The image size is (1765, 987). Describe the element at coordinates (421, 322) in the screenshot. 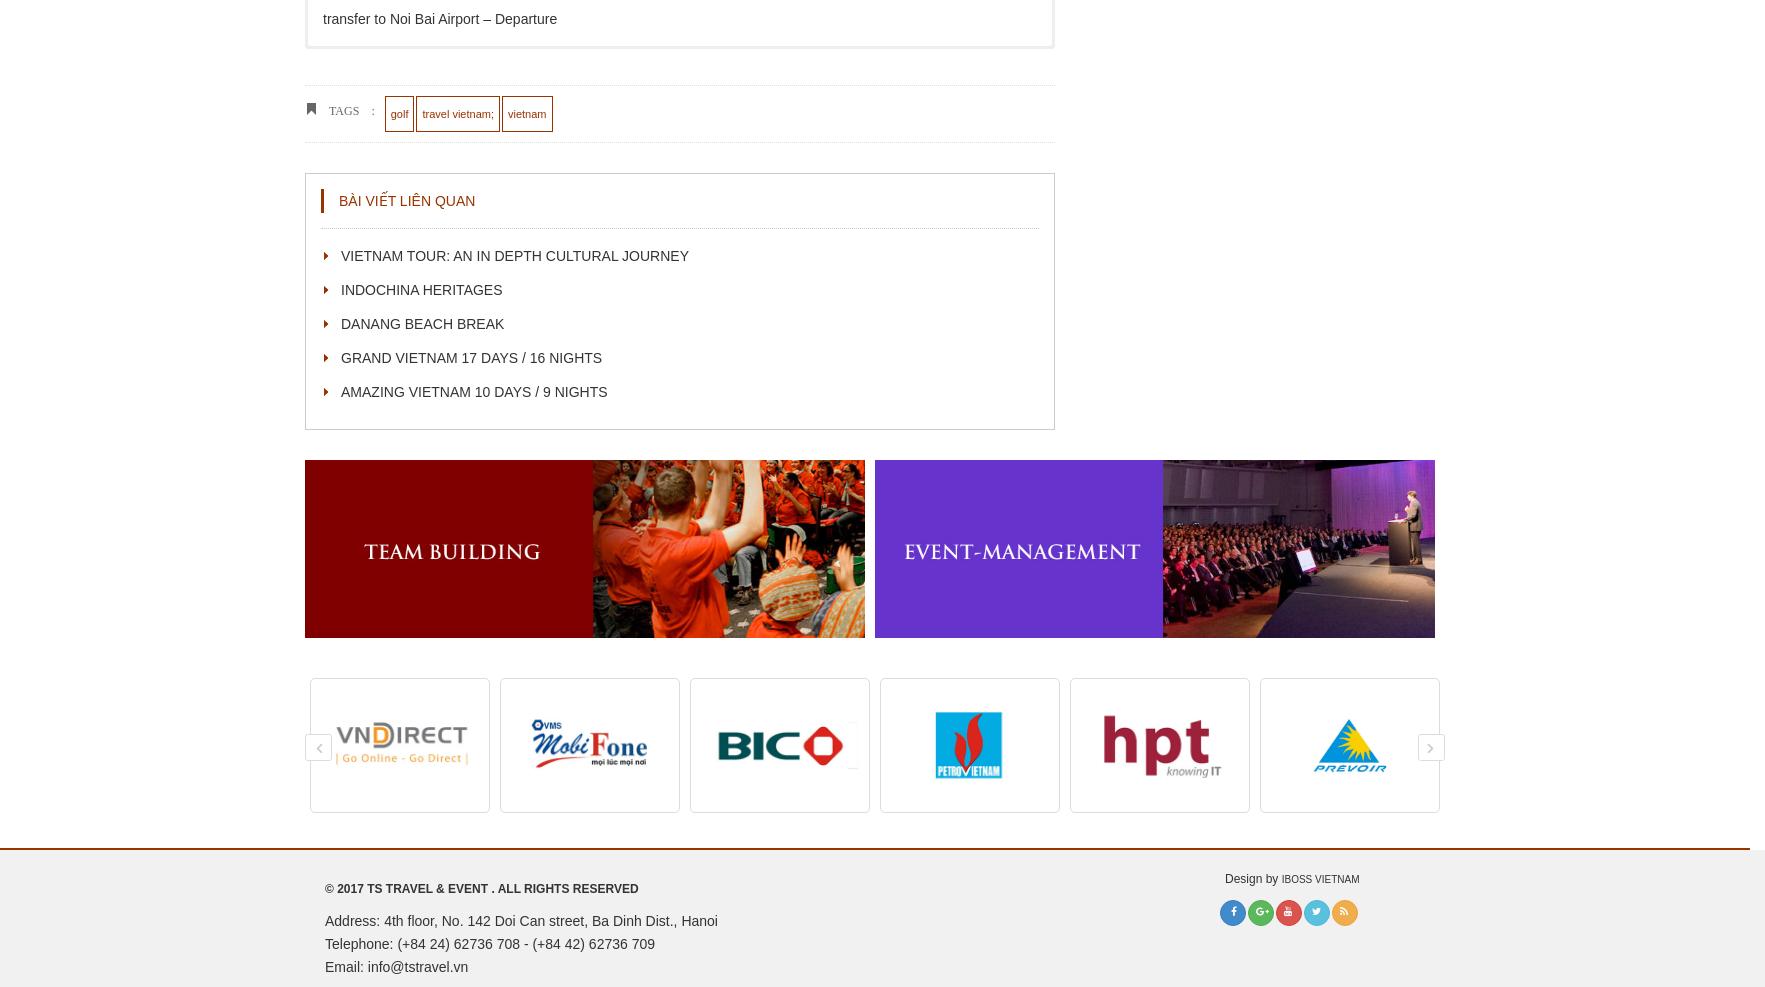

I see `'DANANG BEACH BREAK'` at that location.